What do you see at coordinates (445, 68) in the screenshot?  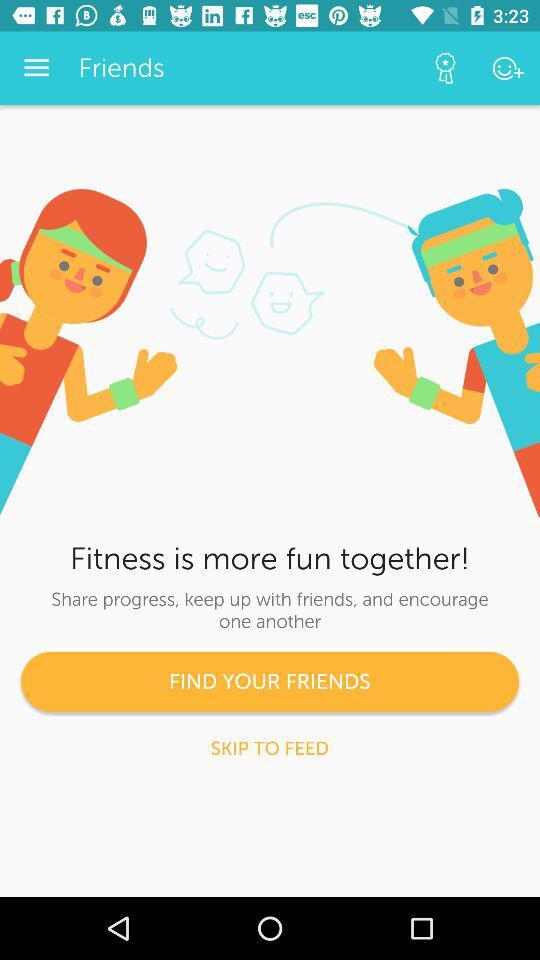 I see `the icon next to friends item` at bounding box center [445, 68].